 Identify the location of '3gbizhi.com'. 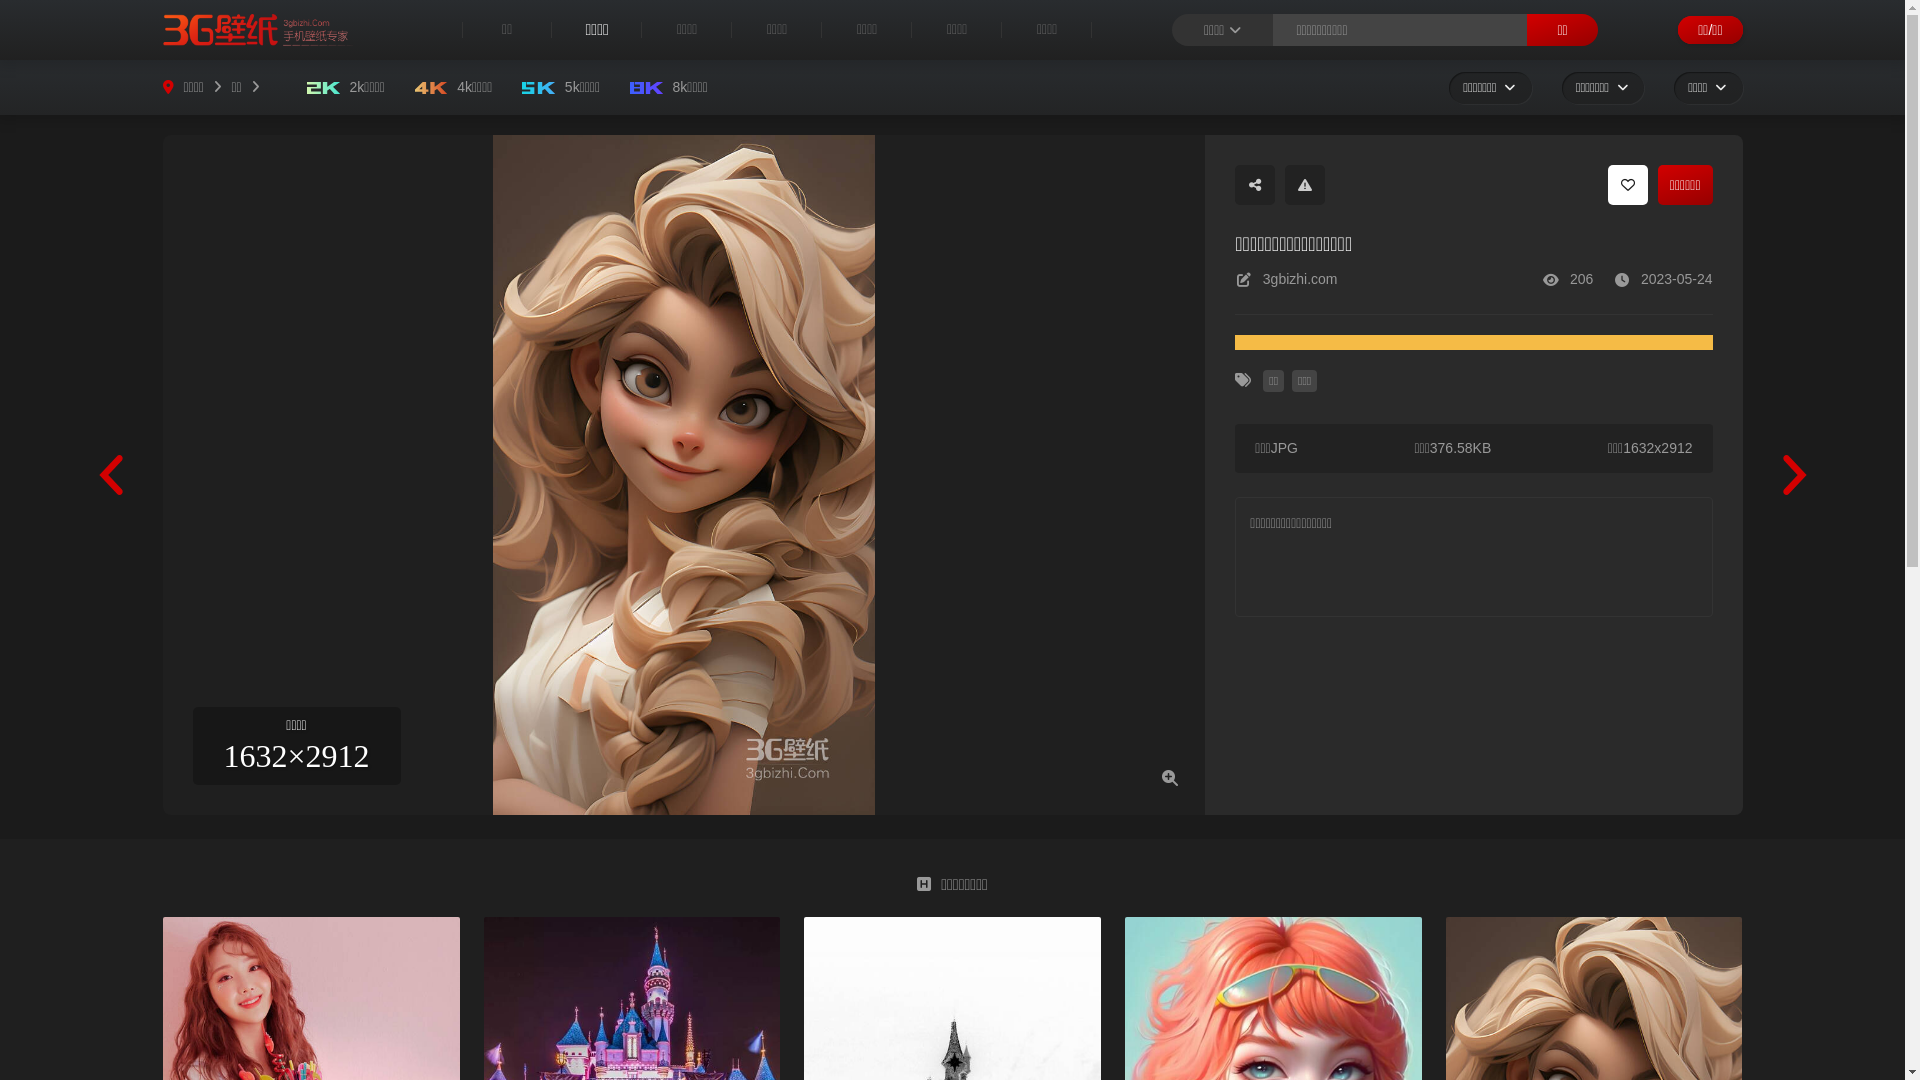
(1261, 279).